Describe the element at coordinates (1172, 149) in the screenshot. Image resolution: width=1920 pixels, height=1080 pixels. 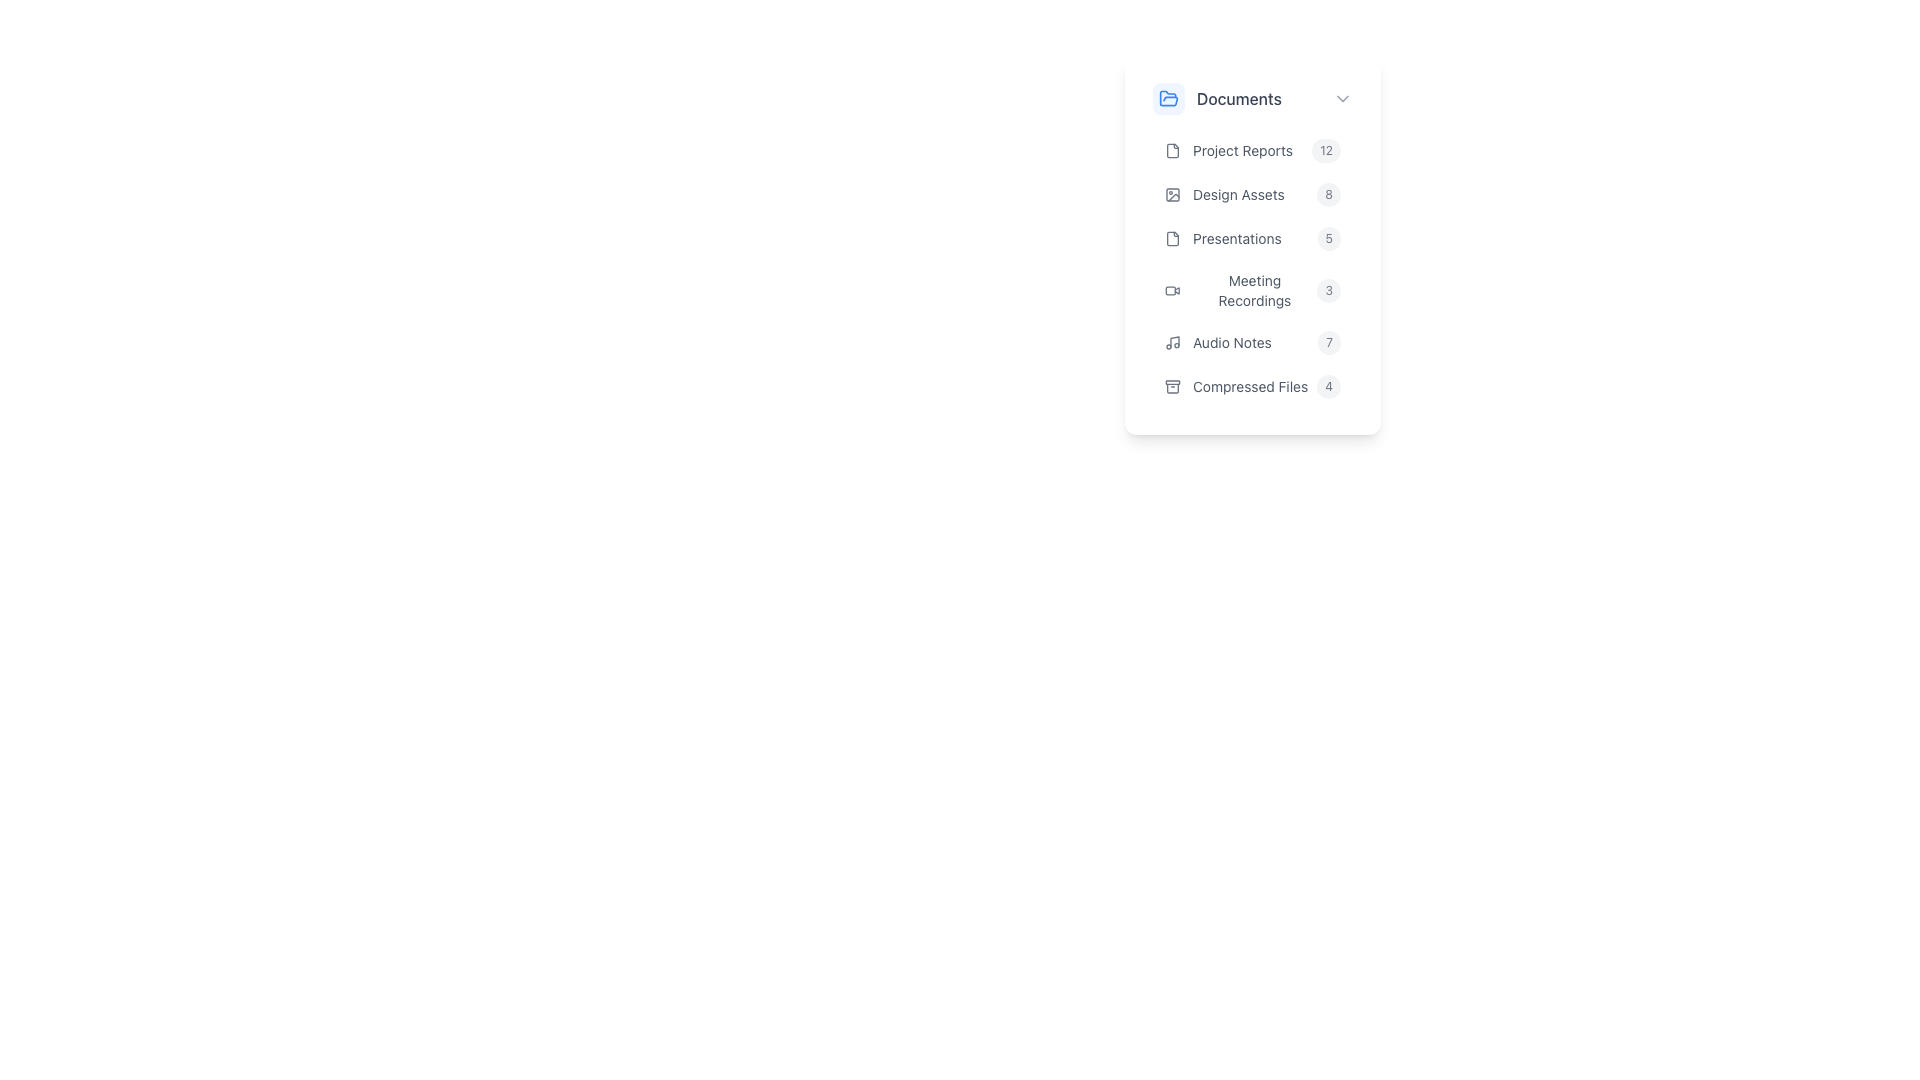
I see `the small gray file document icon located immediately to the left of the 'Project Reports' label in the 'Documents' menu` at that location.